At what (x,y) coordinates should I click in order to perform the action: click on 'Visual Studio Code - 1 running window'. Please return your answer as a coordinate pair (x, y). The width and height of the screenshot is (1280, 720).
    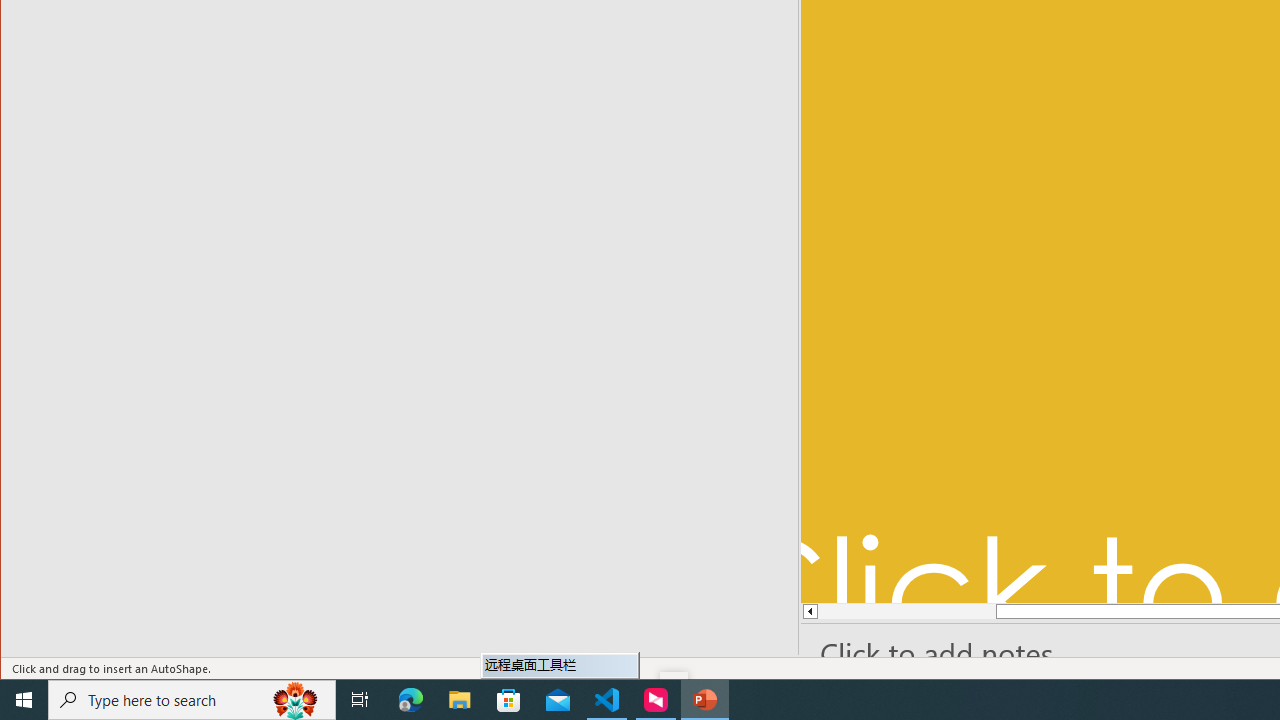
    Looking at the image, I should click on (606, 698).